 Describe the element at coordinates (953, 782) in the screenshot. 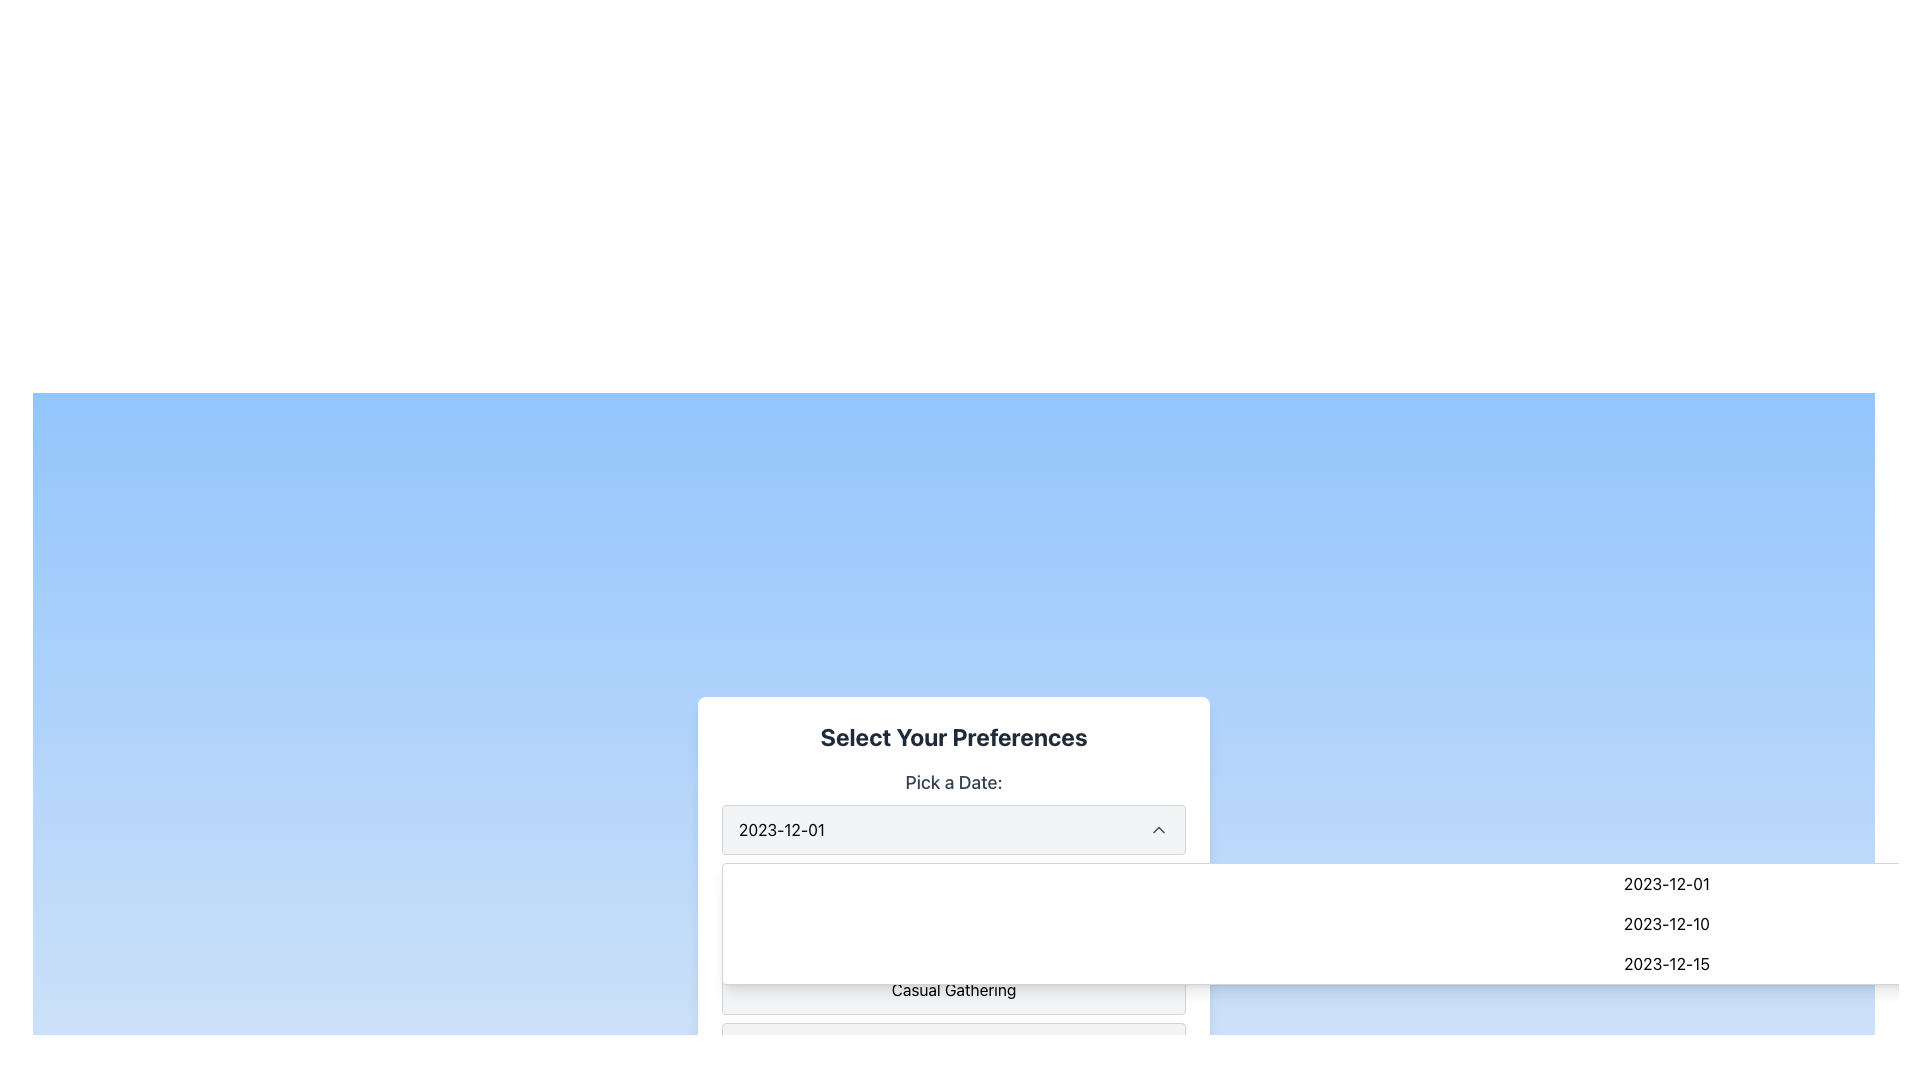

I see `the label component that displays 'Pick a Date:' styled in a large, bold font, positioned above the date display in the date picker section of the interface` at that location.